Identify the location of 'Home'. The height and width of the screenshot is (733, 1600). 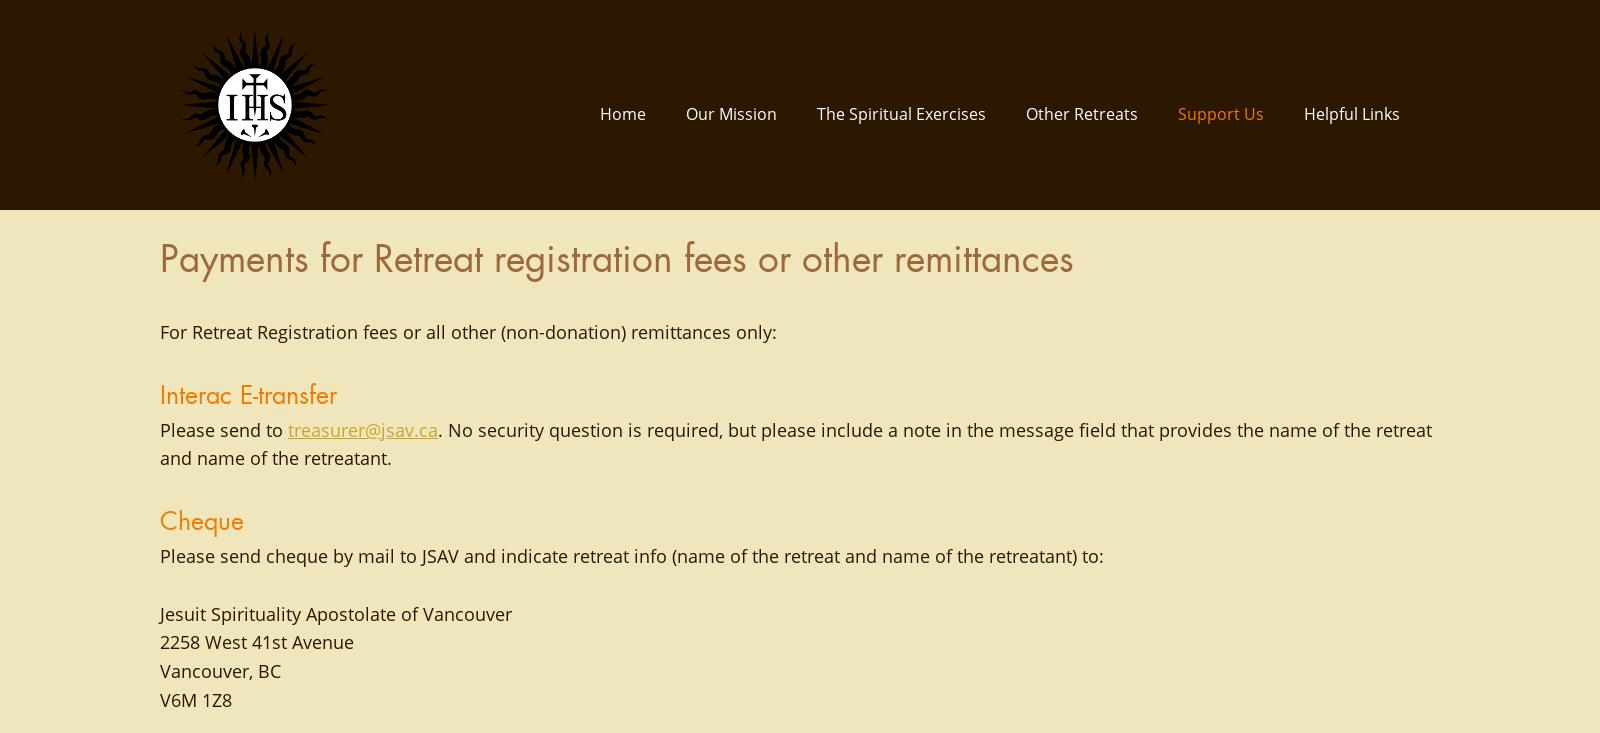
(599, 113).